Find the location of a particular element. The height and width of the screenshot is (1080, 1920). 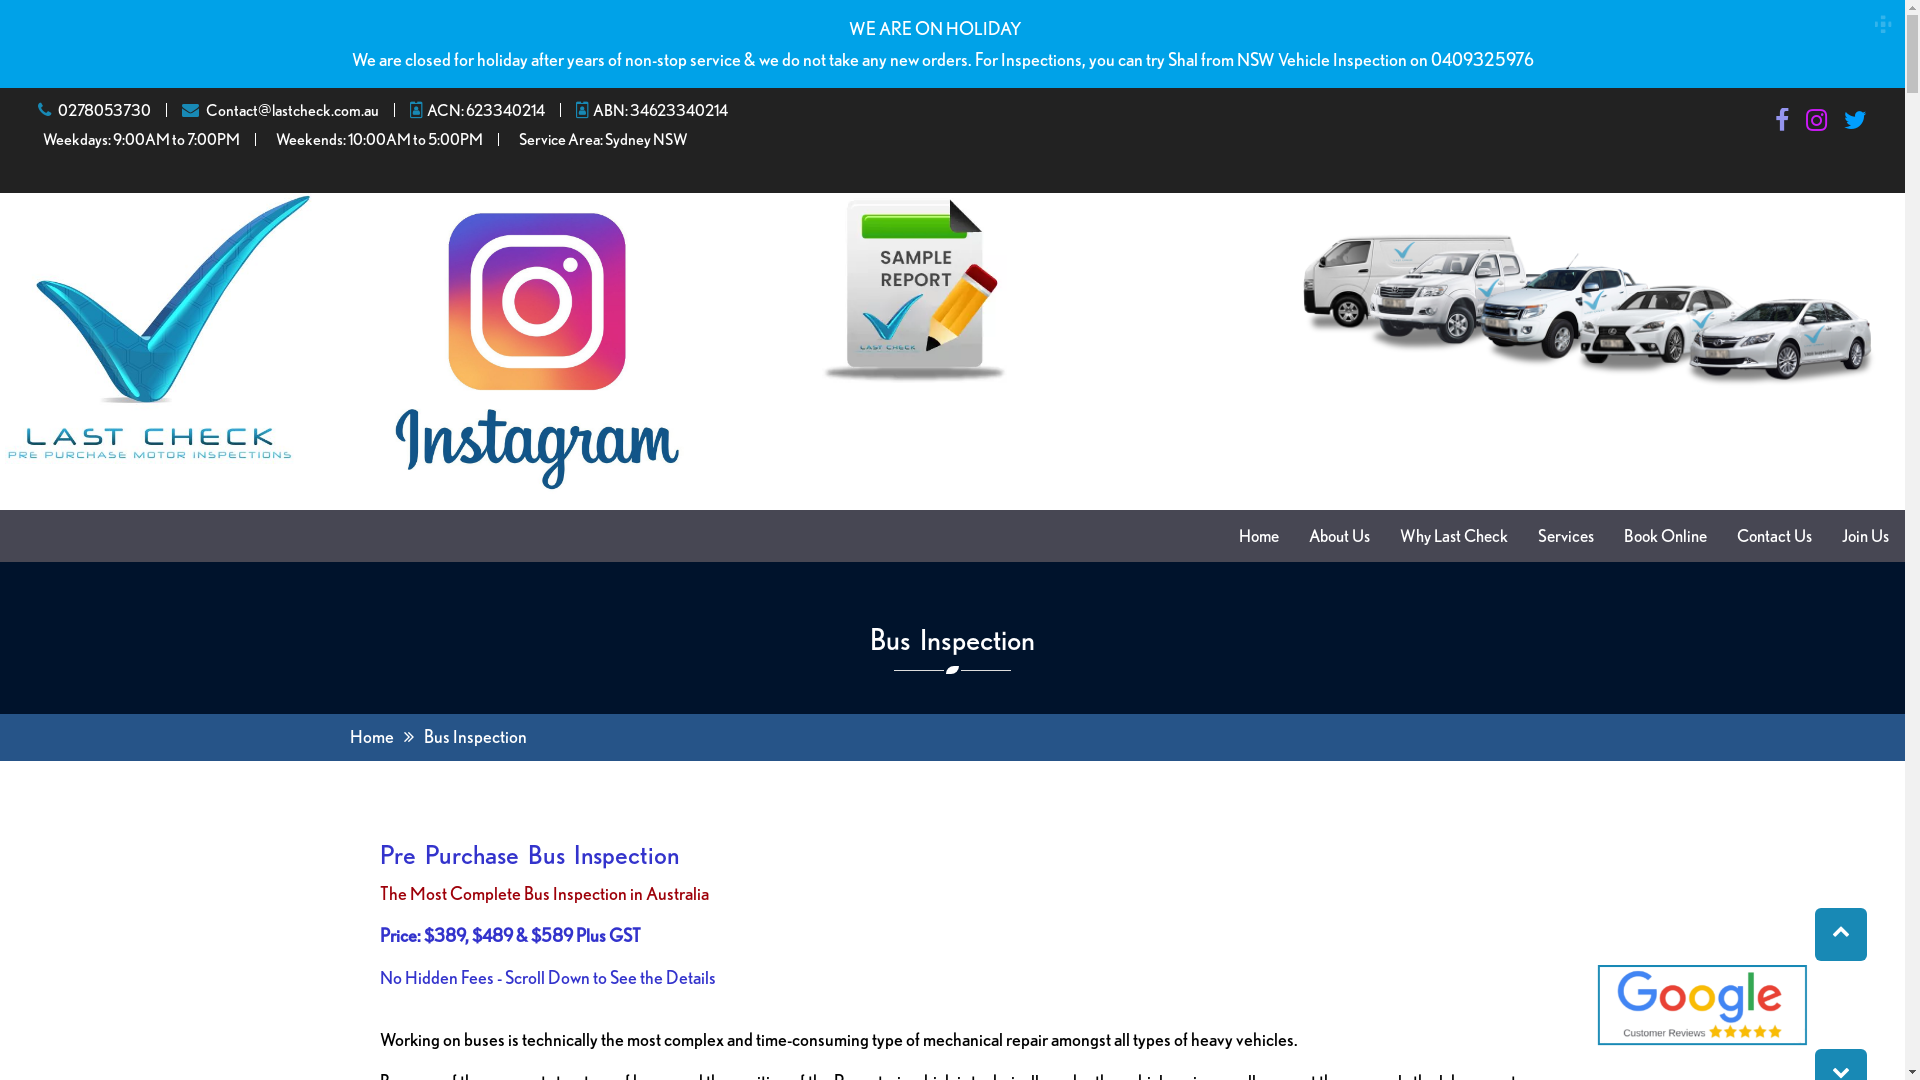

'Join Us' is located at coordinates (1864, 535).